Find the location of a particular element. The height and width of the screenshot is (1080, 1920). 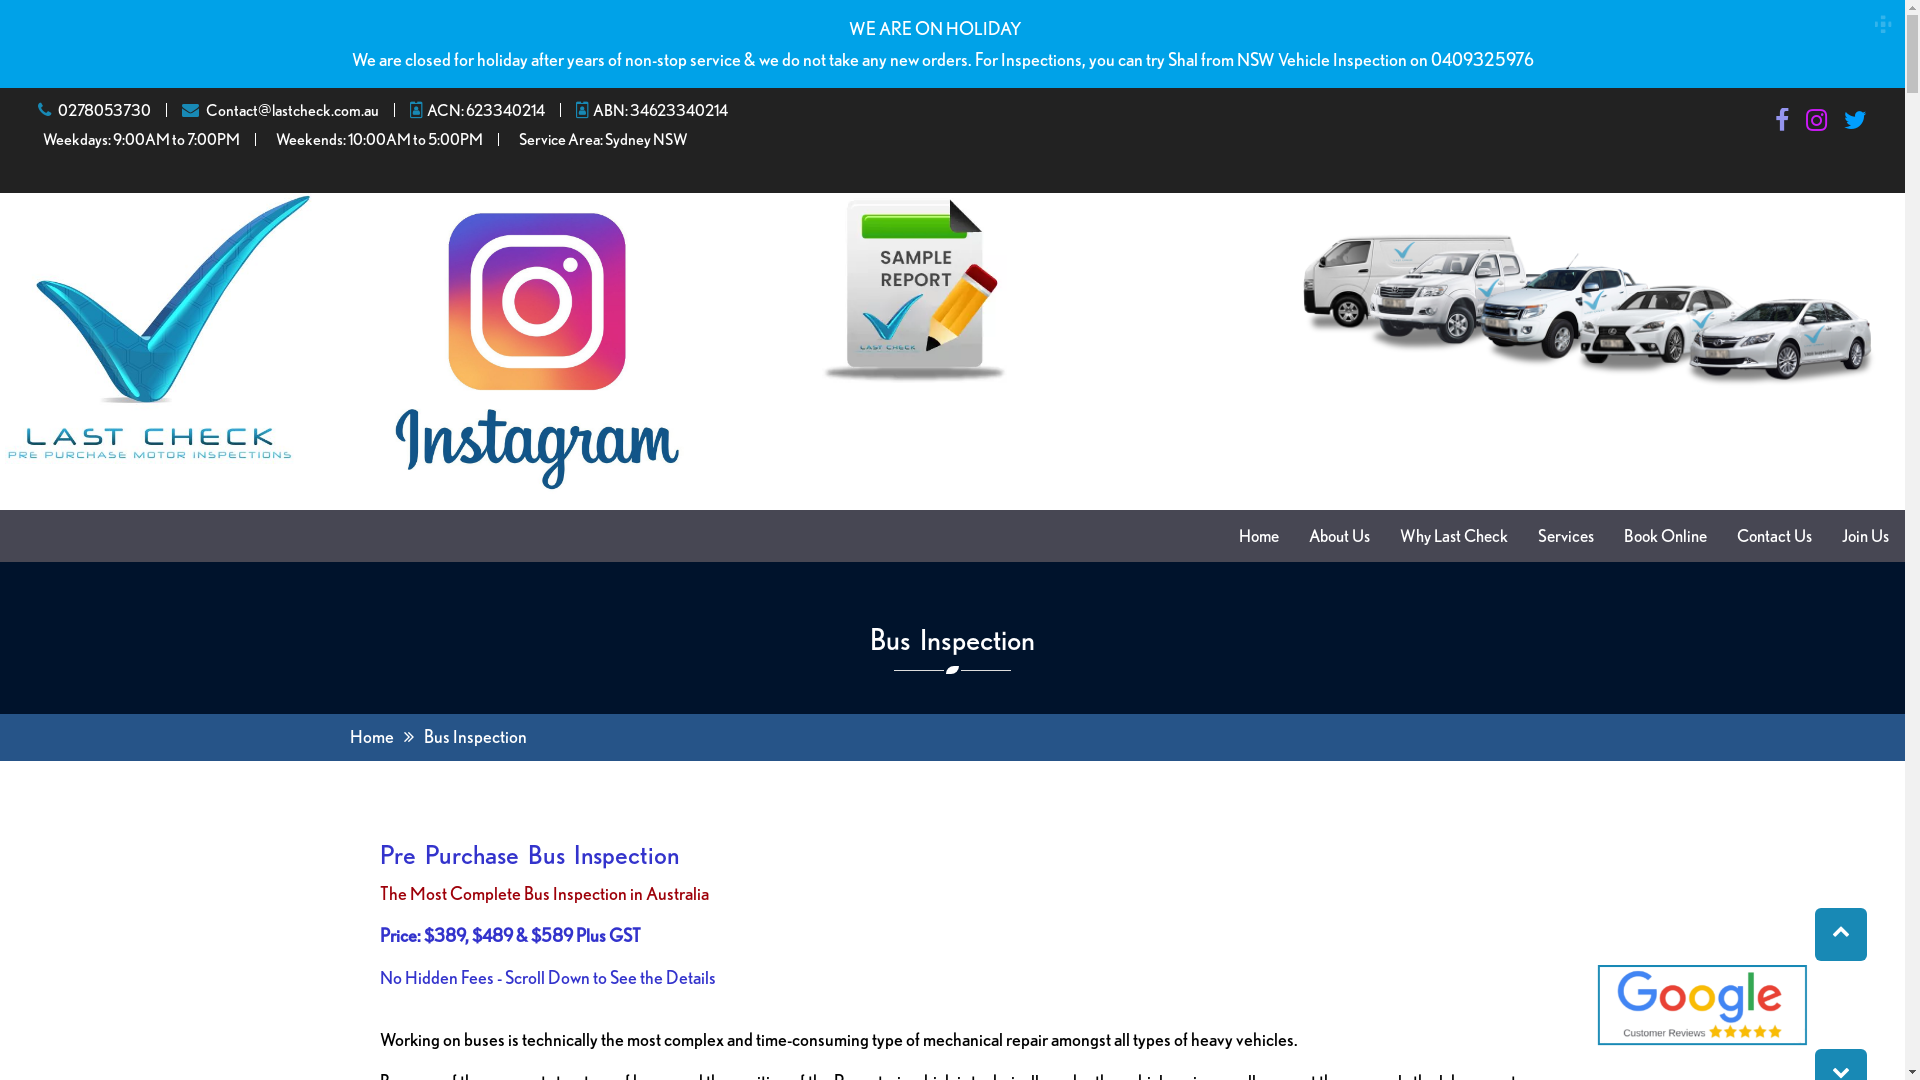

'Join Us' is located at coordinates (1864, 535).